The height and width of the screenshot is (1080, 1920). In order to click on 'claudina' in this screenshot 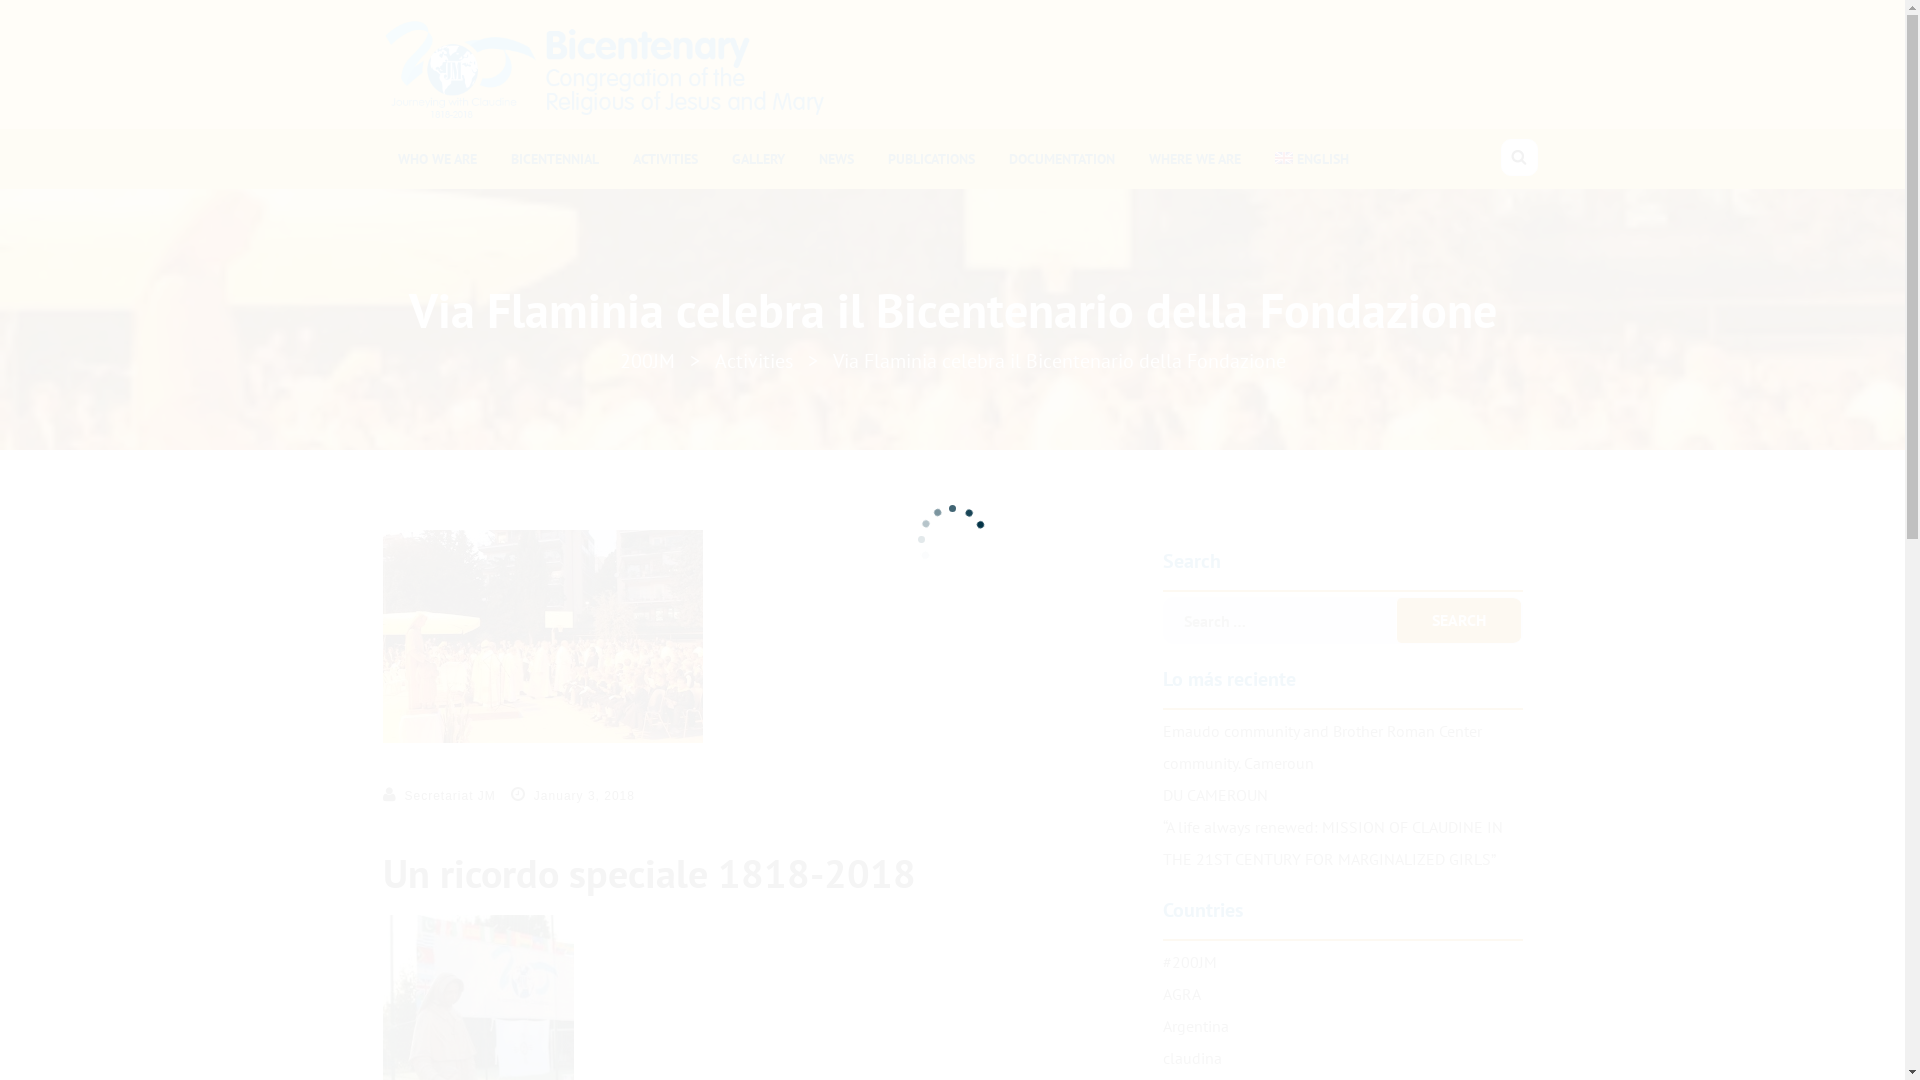, I will do `click(1191, 1056)`.